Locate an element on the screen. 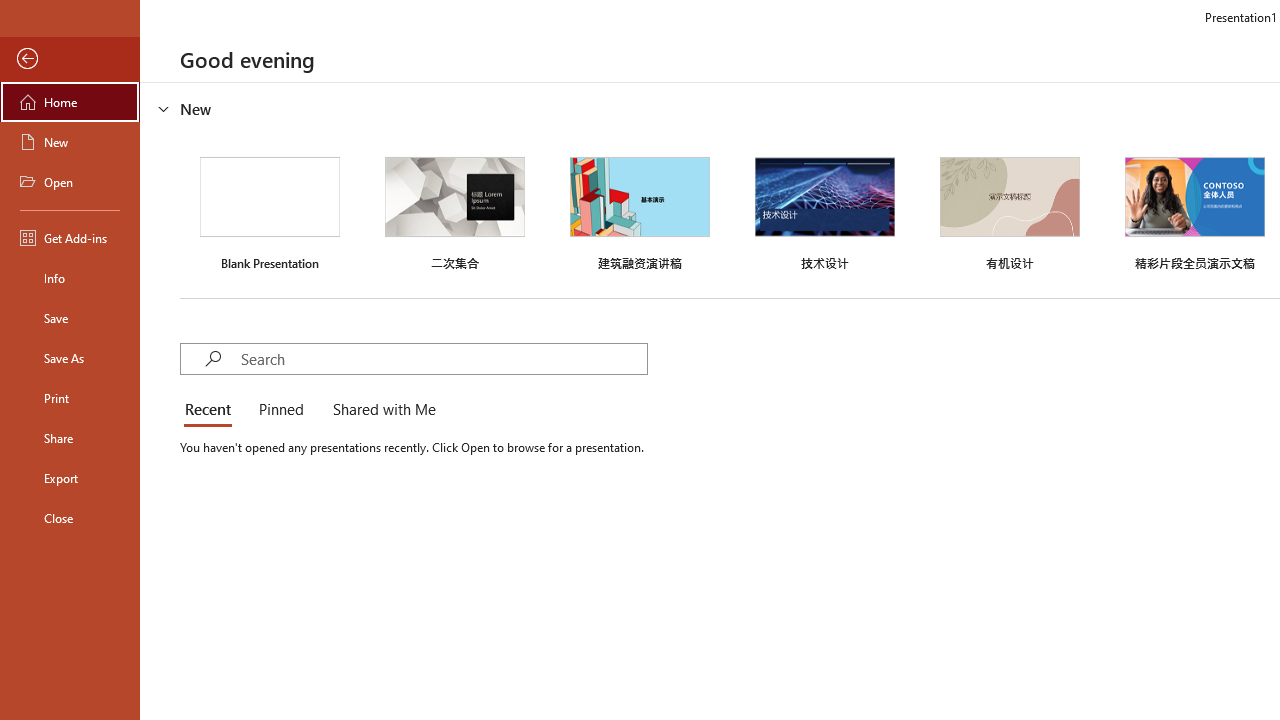 This screenshot has height=720, width=1280. 'Blank Presentation' is located at coordinates (269, 211).